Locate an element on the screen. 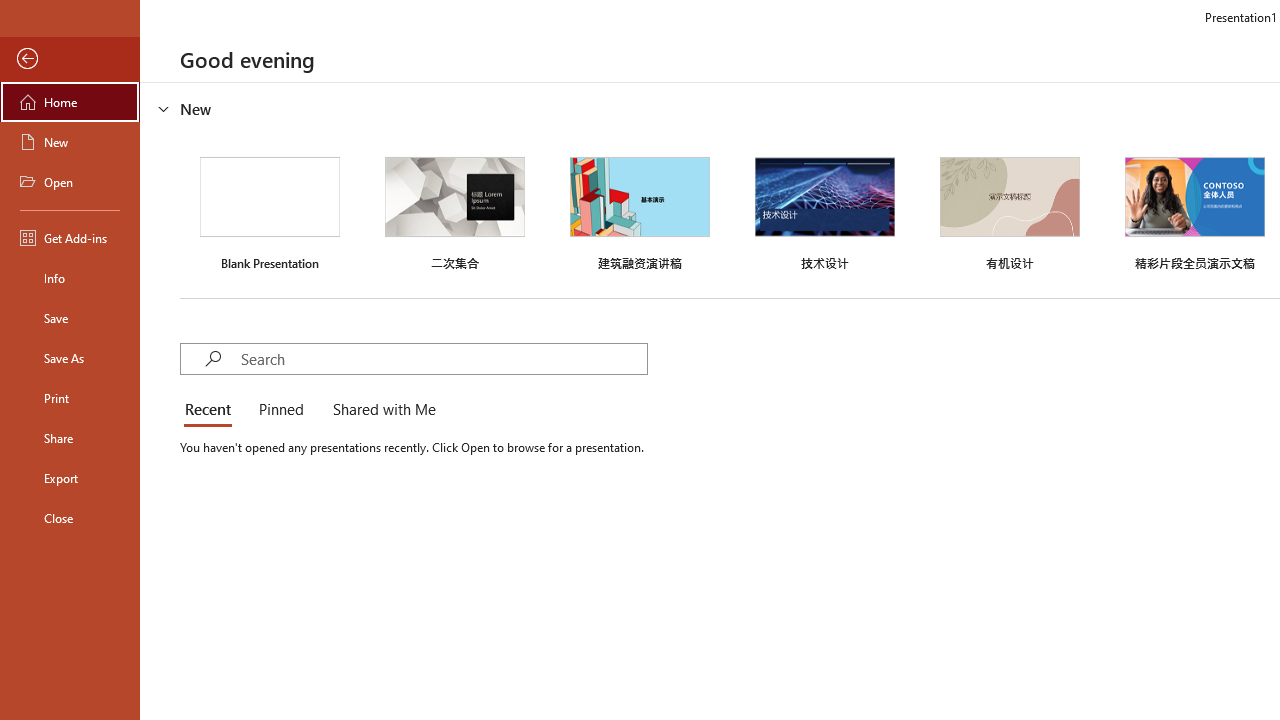 This screenshot has height=720, width=1280. 'Blank Presentation' is located at coordinates (269, 211).